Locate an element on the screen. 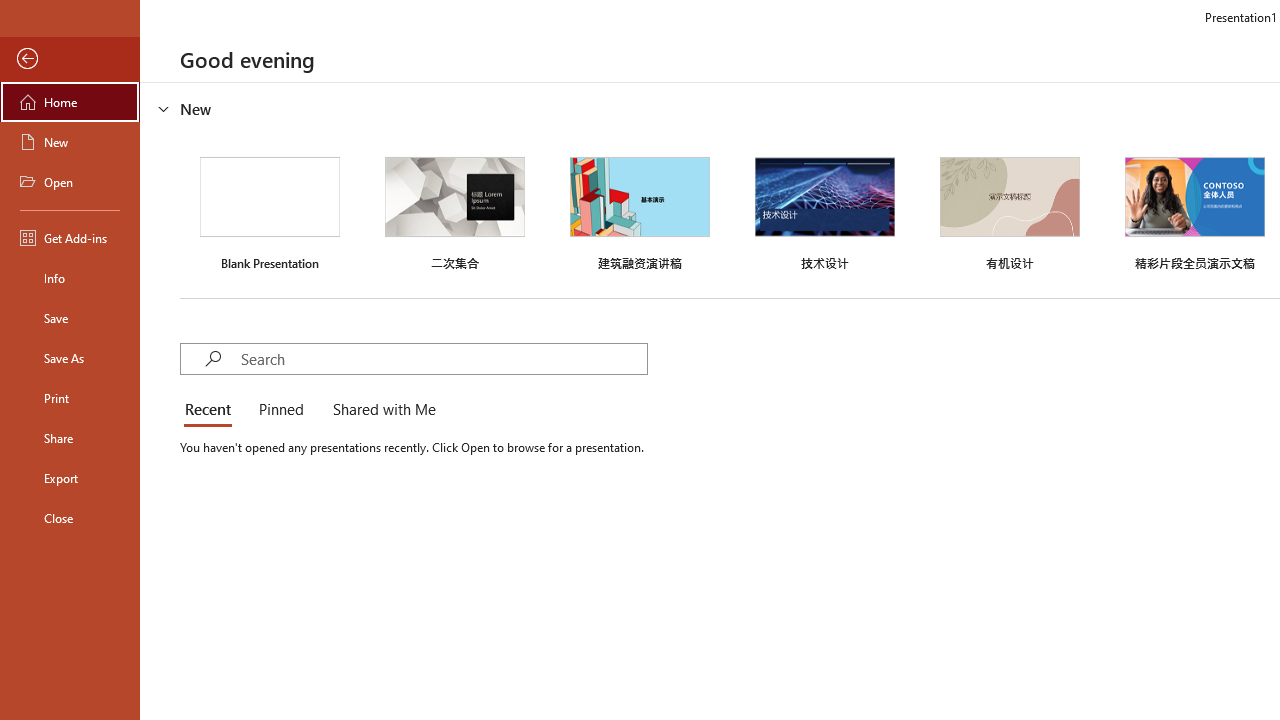 This screenshot has height=720, width=1280. 'Blank Presentation' is located at coordinates (269, 211).